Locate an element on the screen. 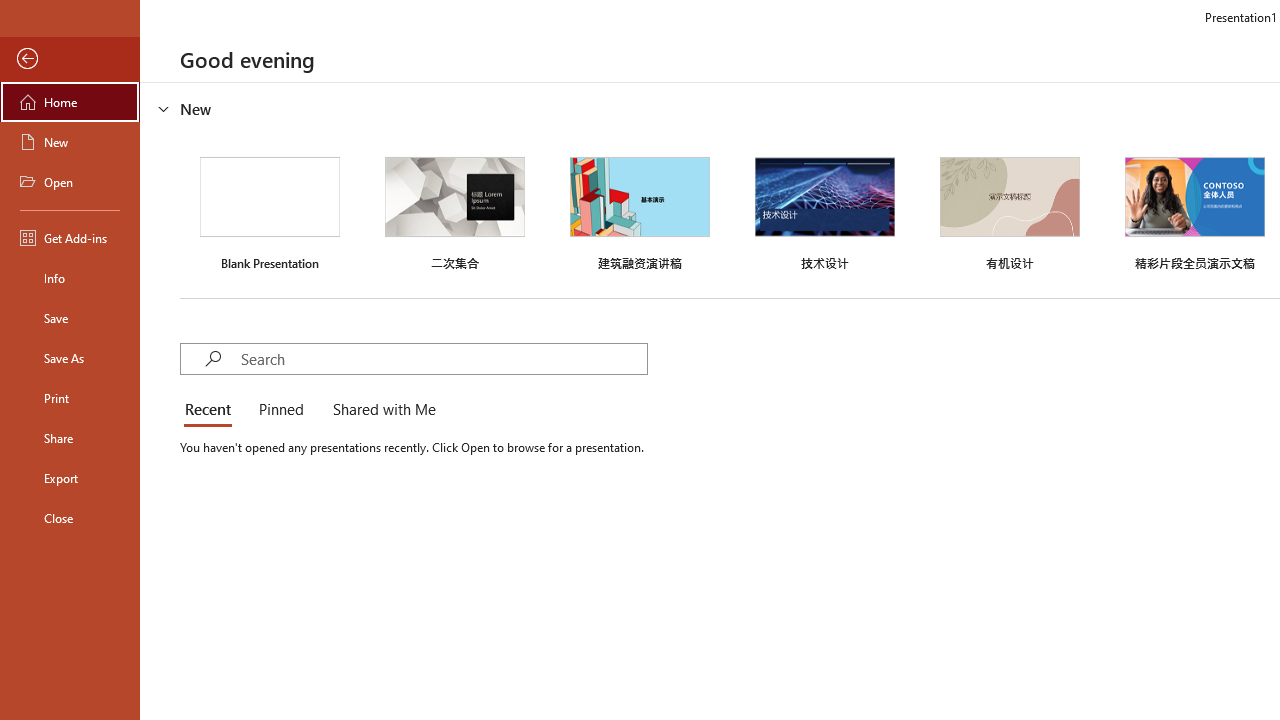 This screenshot has height=720, width=1280. 'Blank Presentation' is located at coordinates (269, 211).